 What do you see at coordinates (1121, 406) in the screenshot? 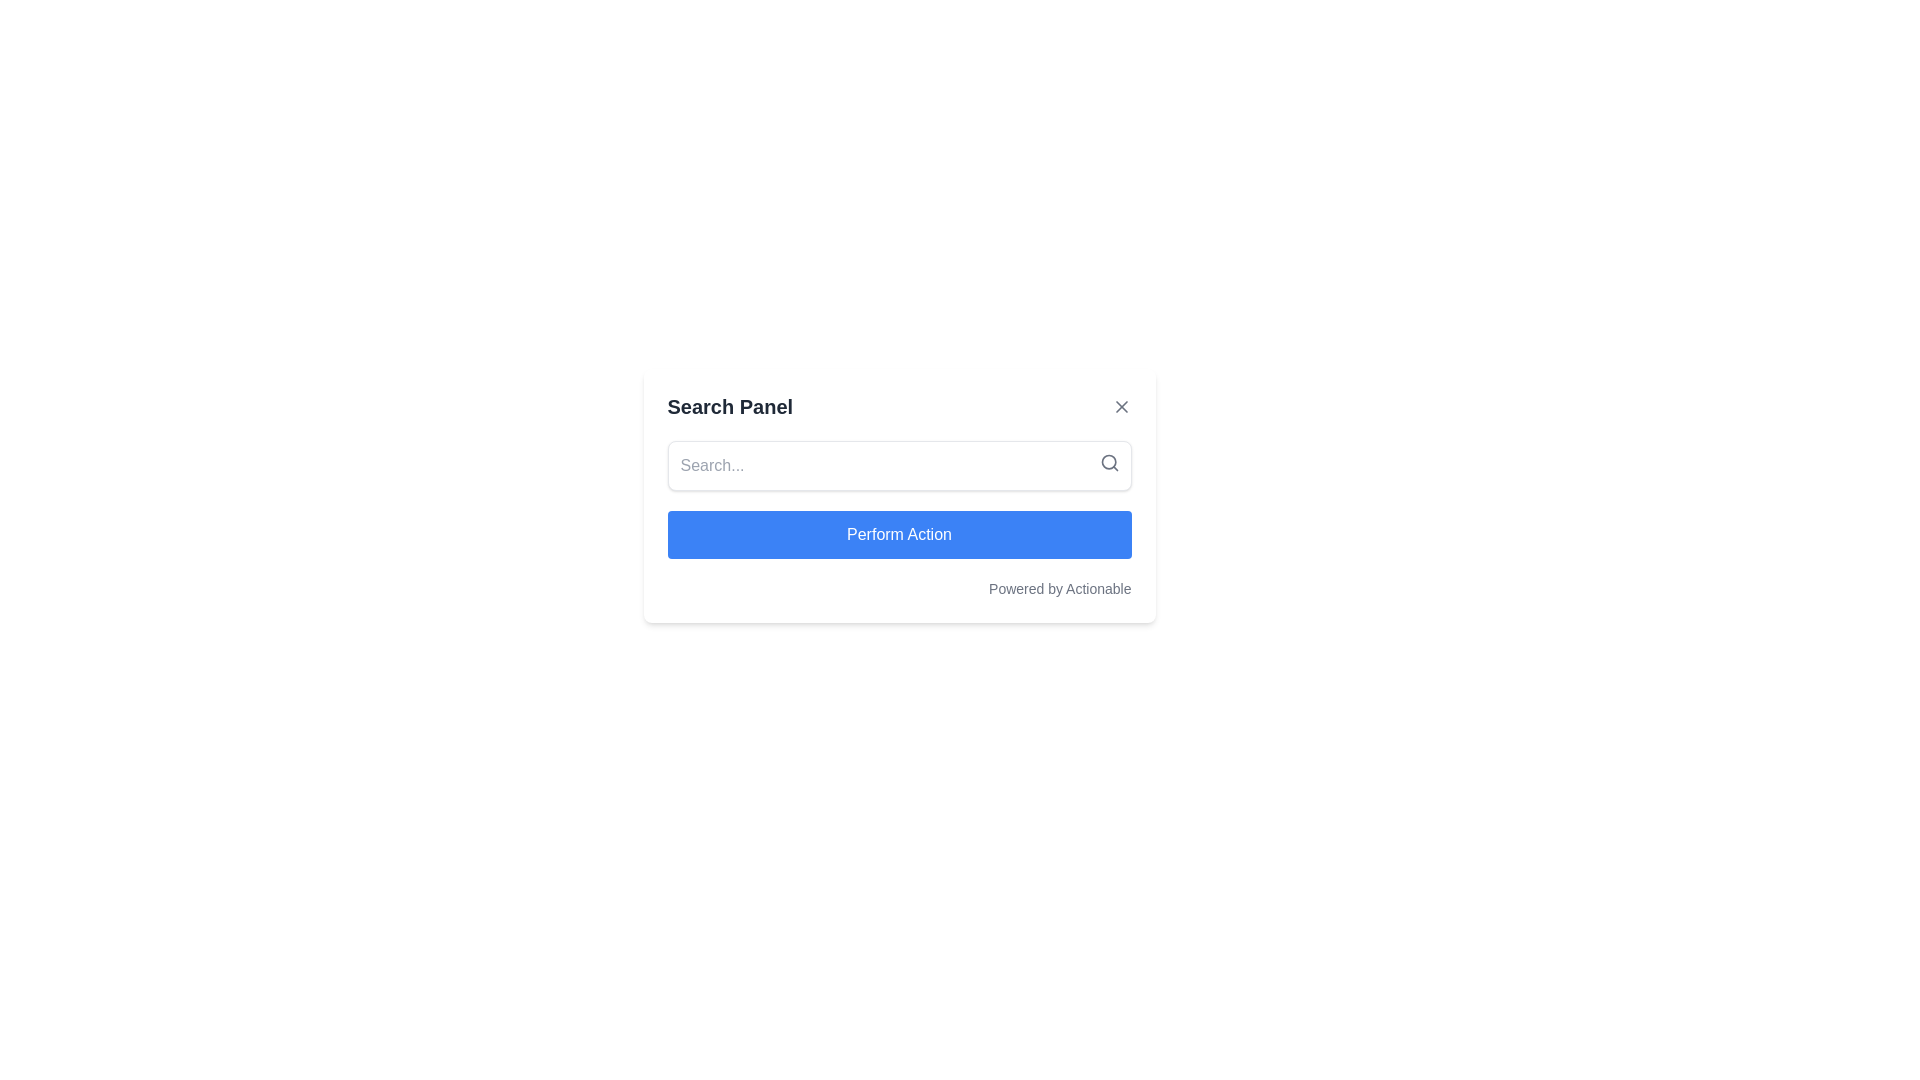
I see `the close icon located in the top-right corner of the 'Search Panel' card` at bounding box center [1121, 406].